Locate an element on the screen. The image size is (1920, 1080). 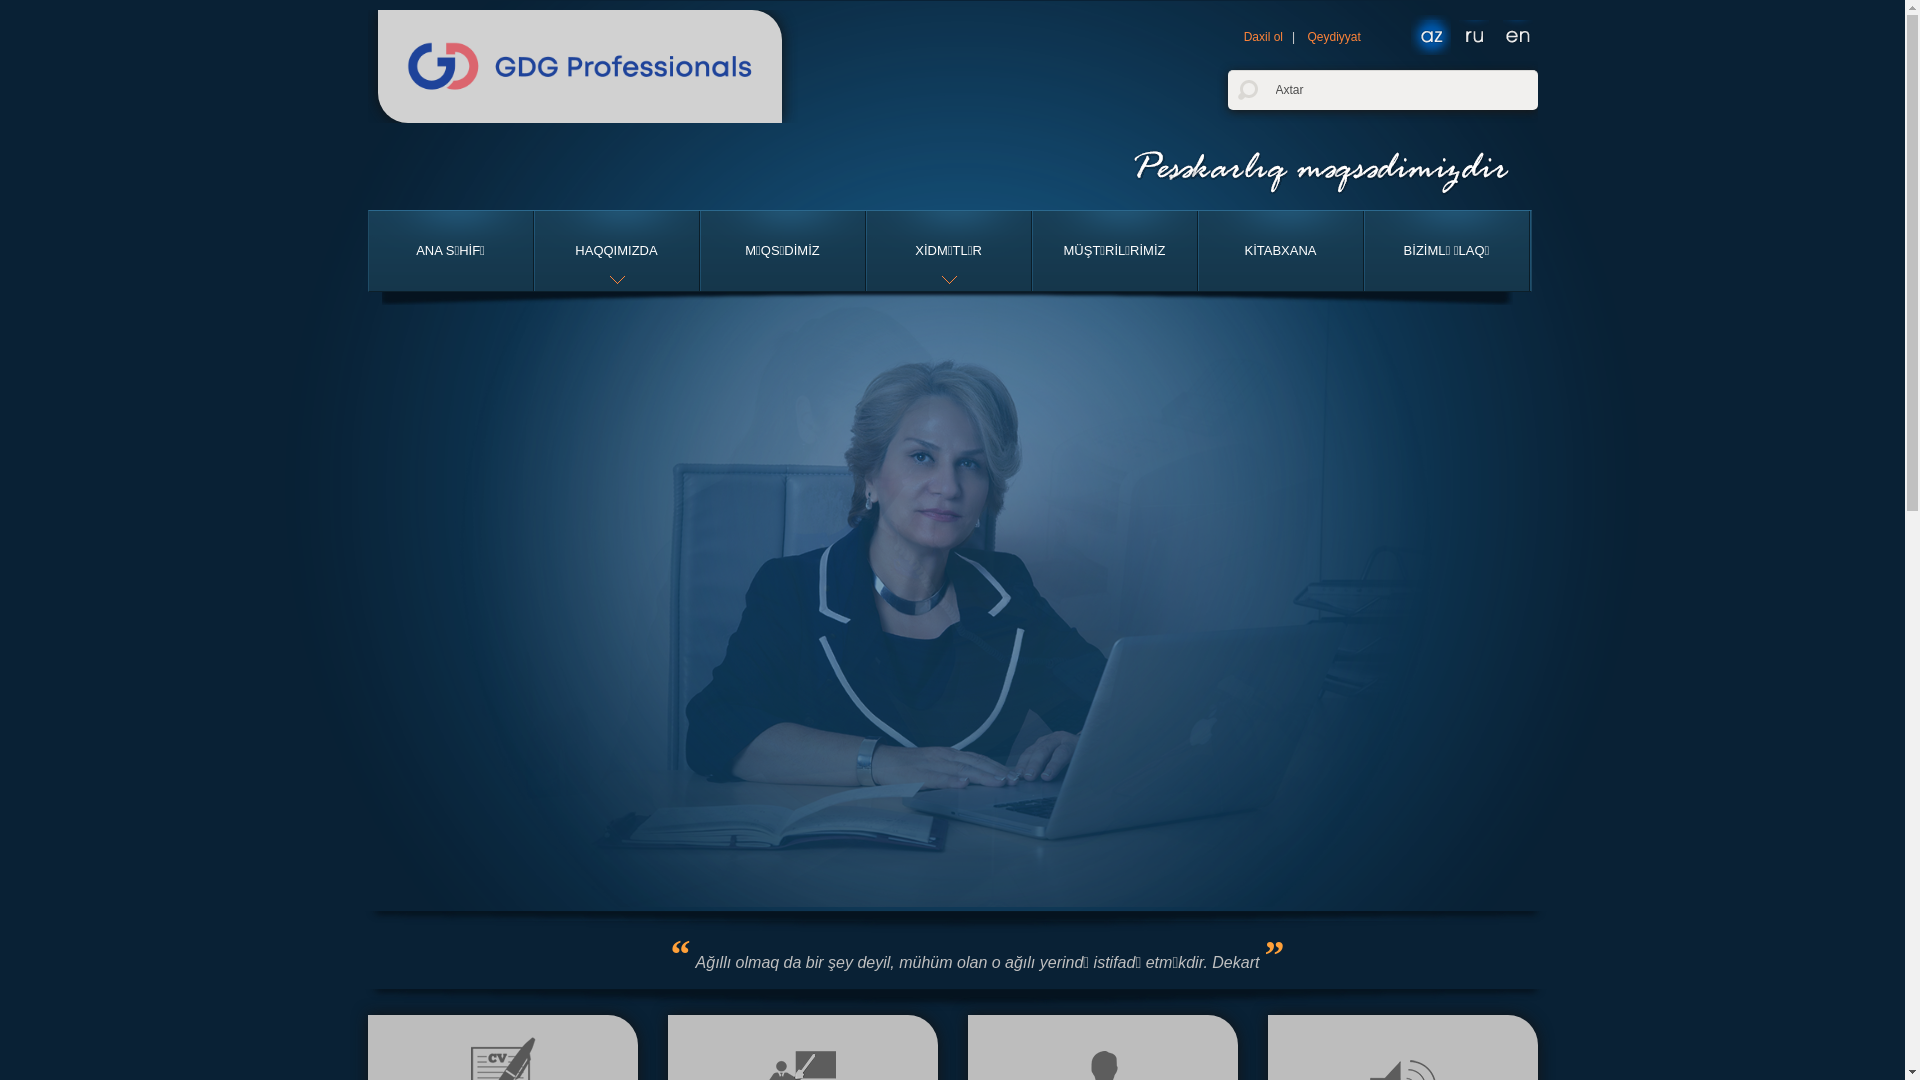
'Daxil ol' is located at coordinates (1262, 37).